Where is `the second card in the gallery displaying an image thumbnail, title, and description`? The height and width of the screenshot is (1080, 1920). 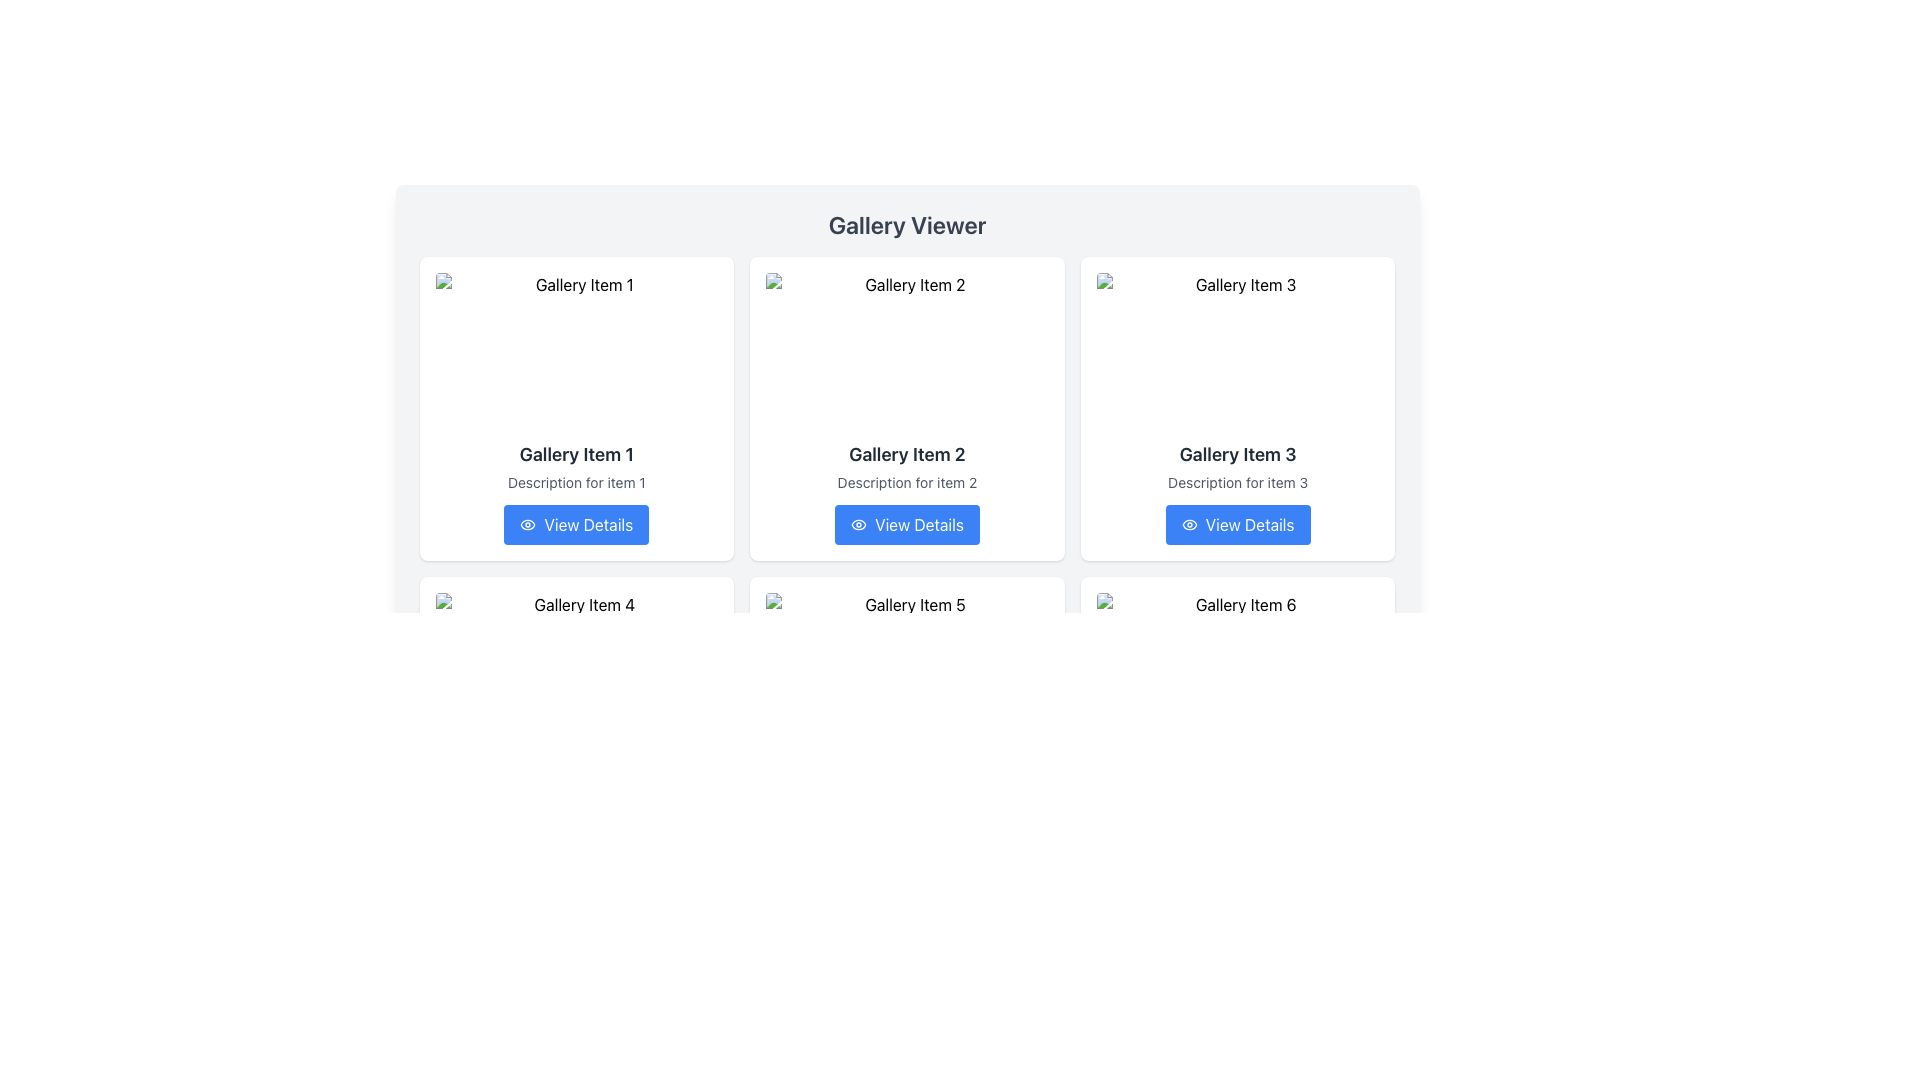 the second card in the gallery displaying an image thumbnail, title, and description is located at coordinates (906, 407).